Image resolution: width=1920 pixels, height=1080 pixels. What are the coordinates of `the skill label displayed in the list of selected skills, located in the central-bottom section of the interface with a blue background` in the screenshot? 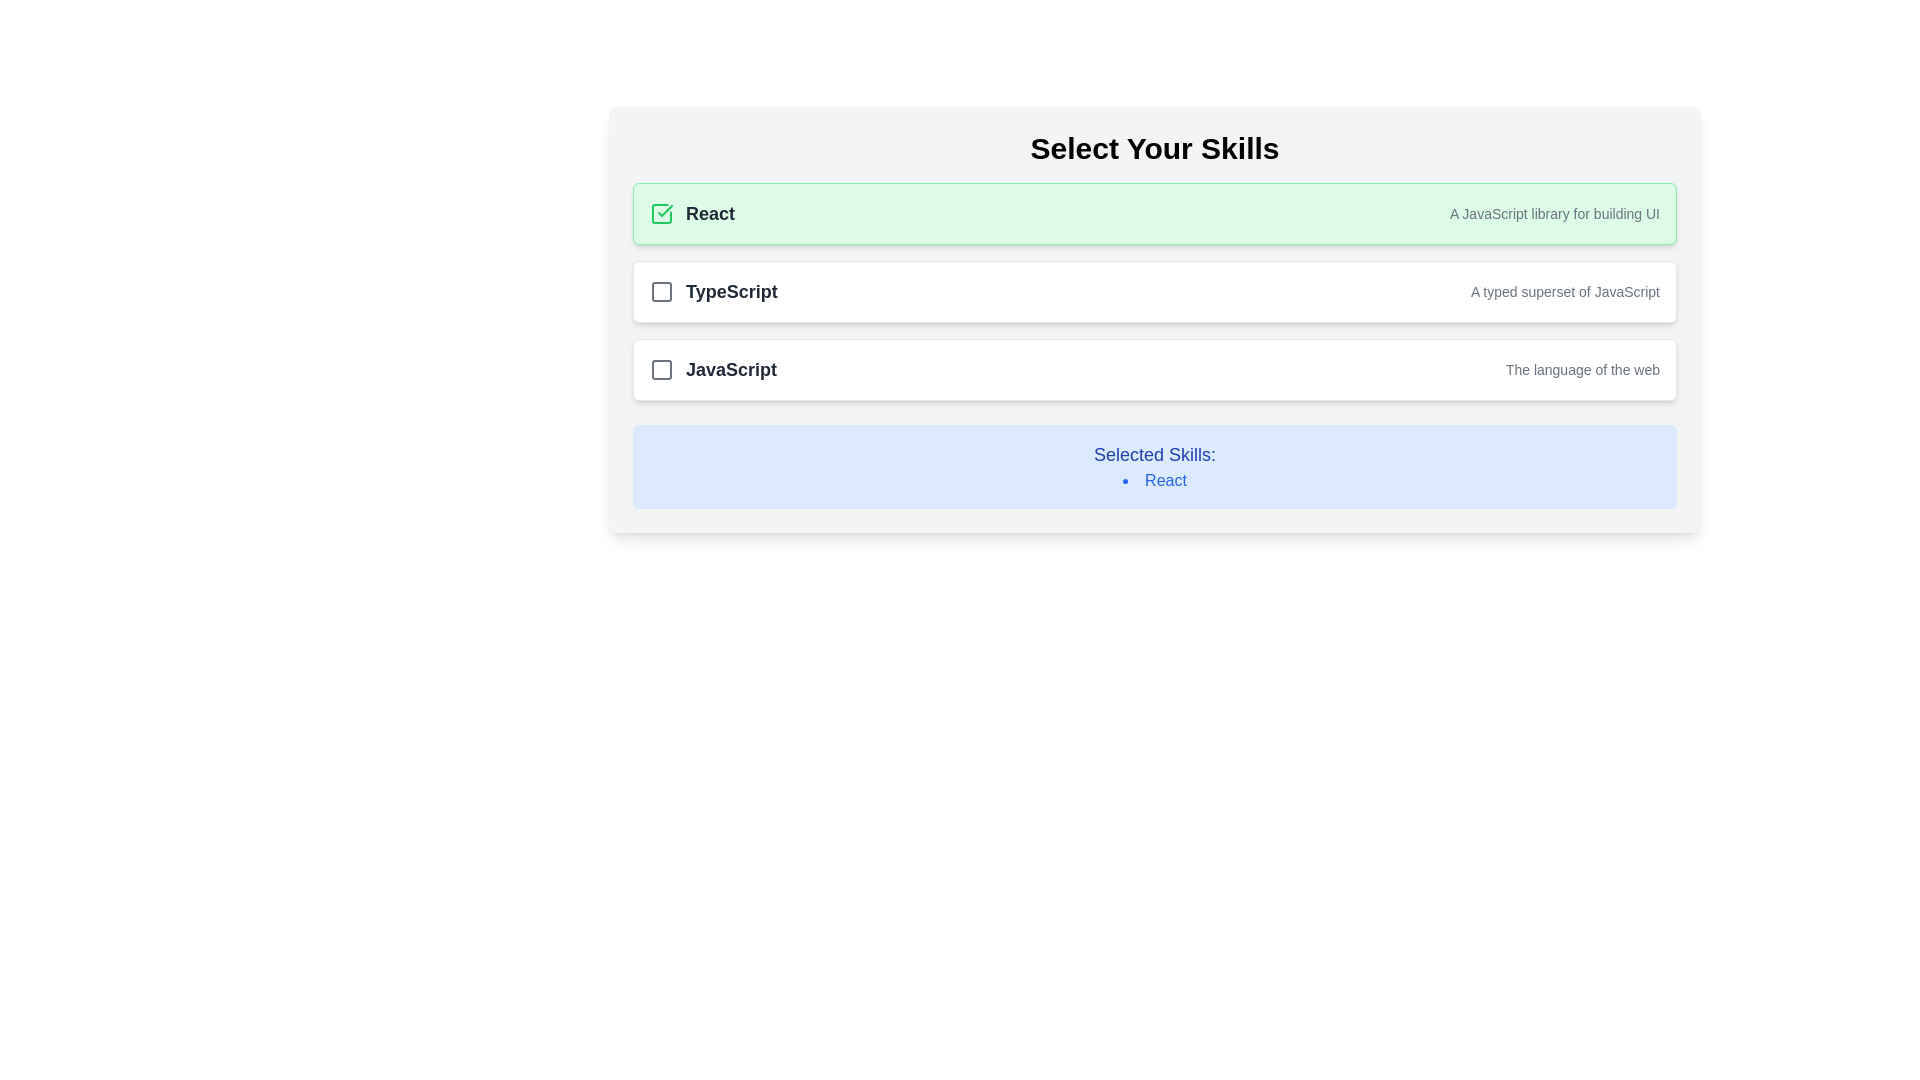 It's located at (1155, 481).